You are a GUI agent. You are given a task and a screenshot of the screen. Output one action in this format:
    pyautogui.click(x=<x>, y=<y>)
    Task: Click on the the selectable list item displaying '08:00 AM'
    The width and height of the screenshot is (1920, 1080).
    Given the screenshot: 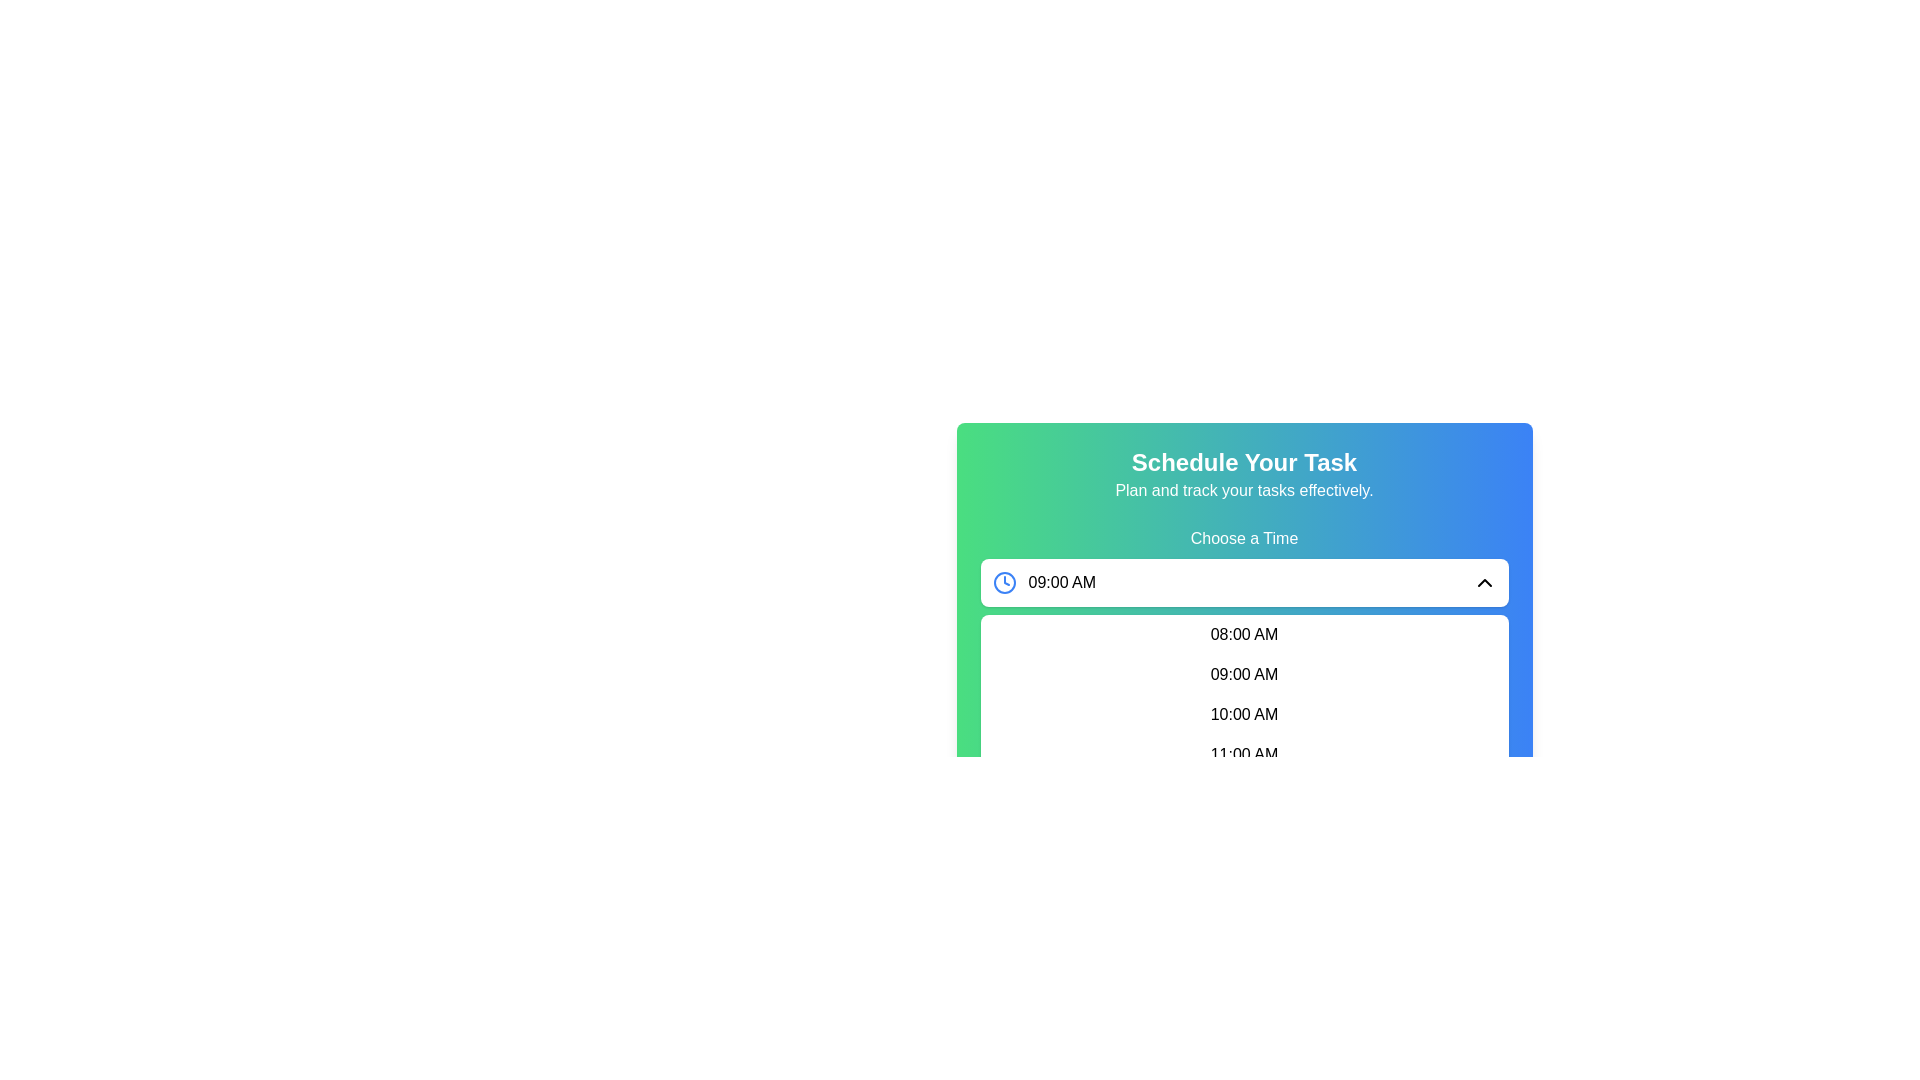 What is the action you would take?
    pyautogui.click(x=1243, y=635)
    